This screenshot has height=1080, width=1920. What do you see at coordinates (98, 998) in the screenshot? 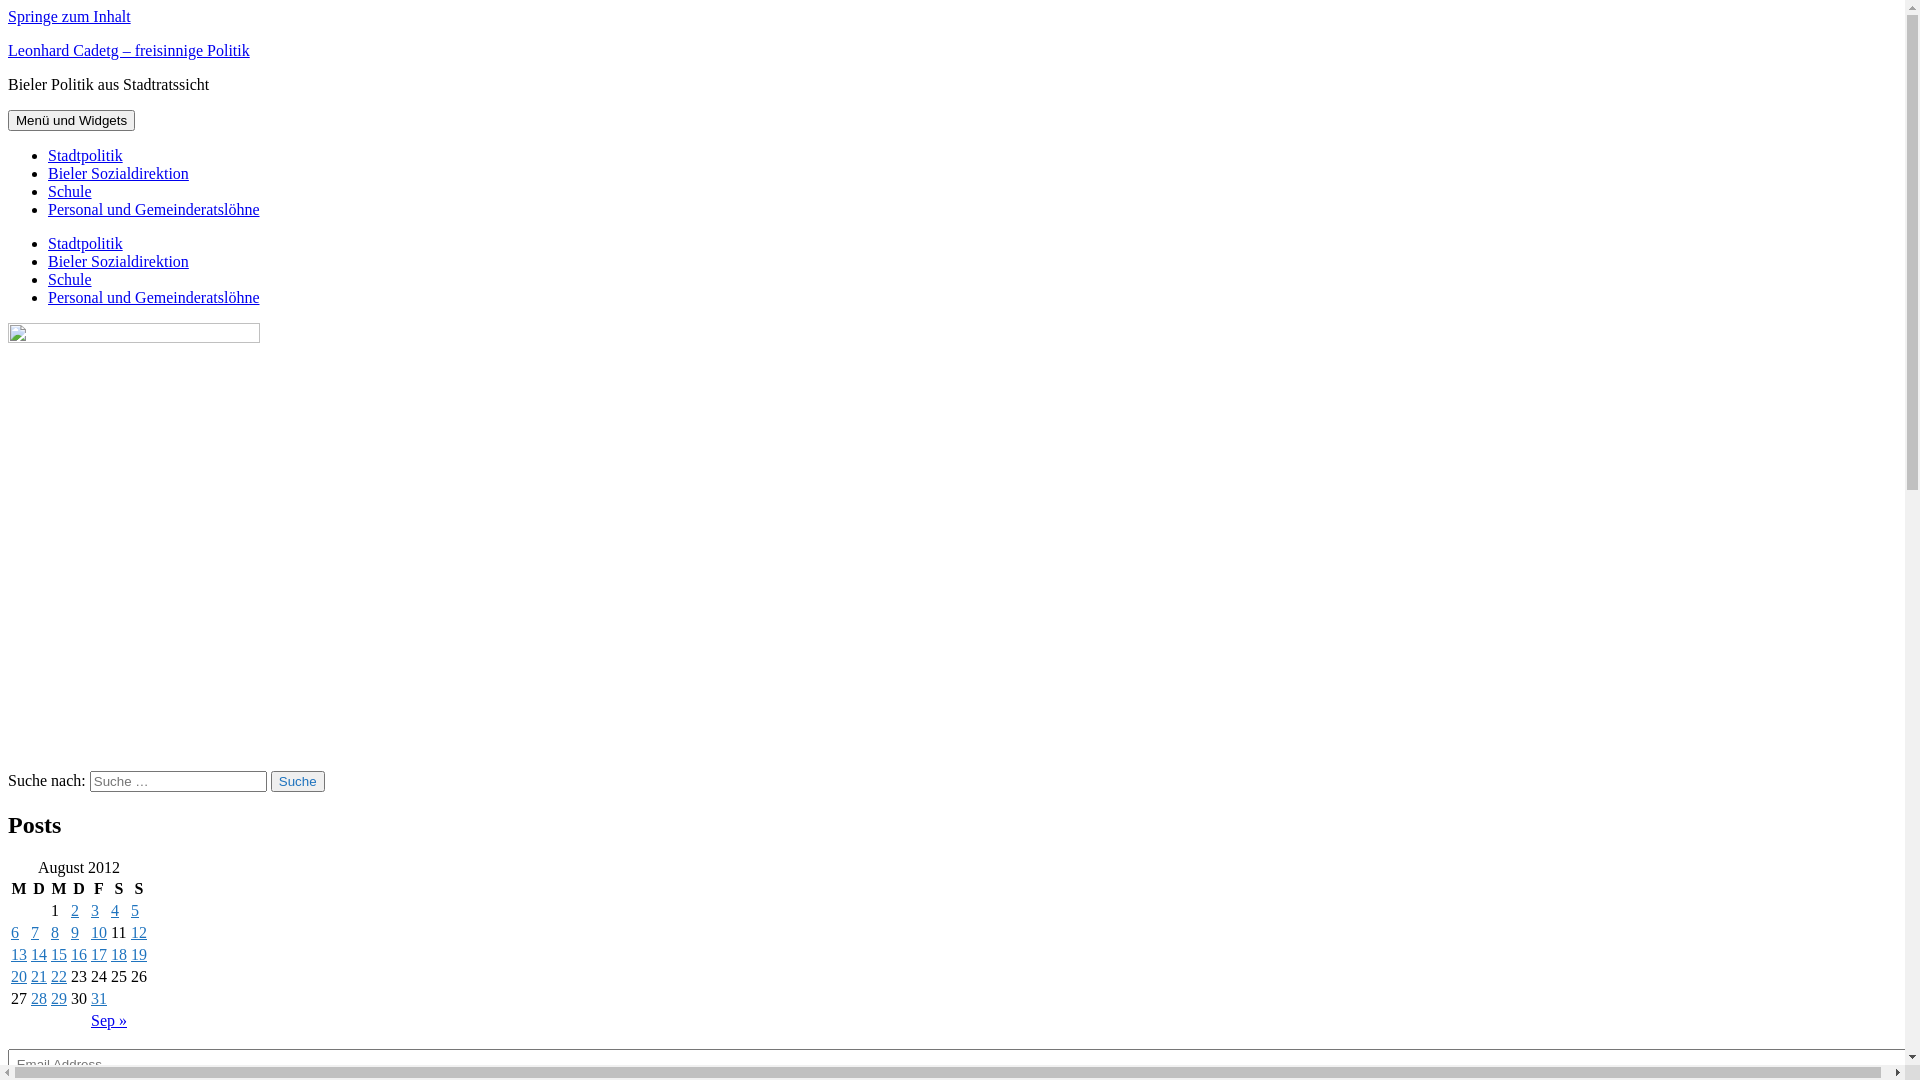
I see `'31'` at bounding box center [98, 998].